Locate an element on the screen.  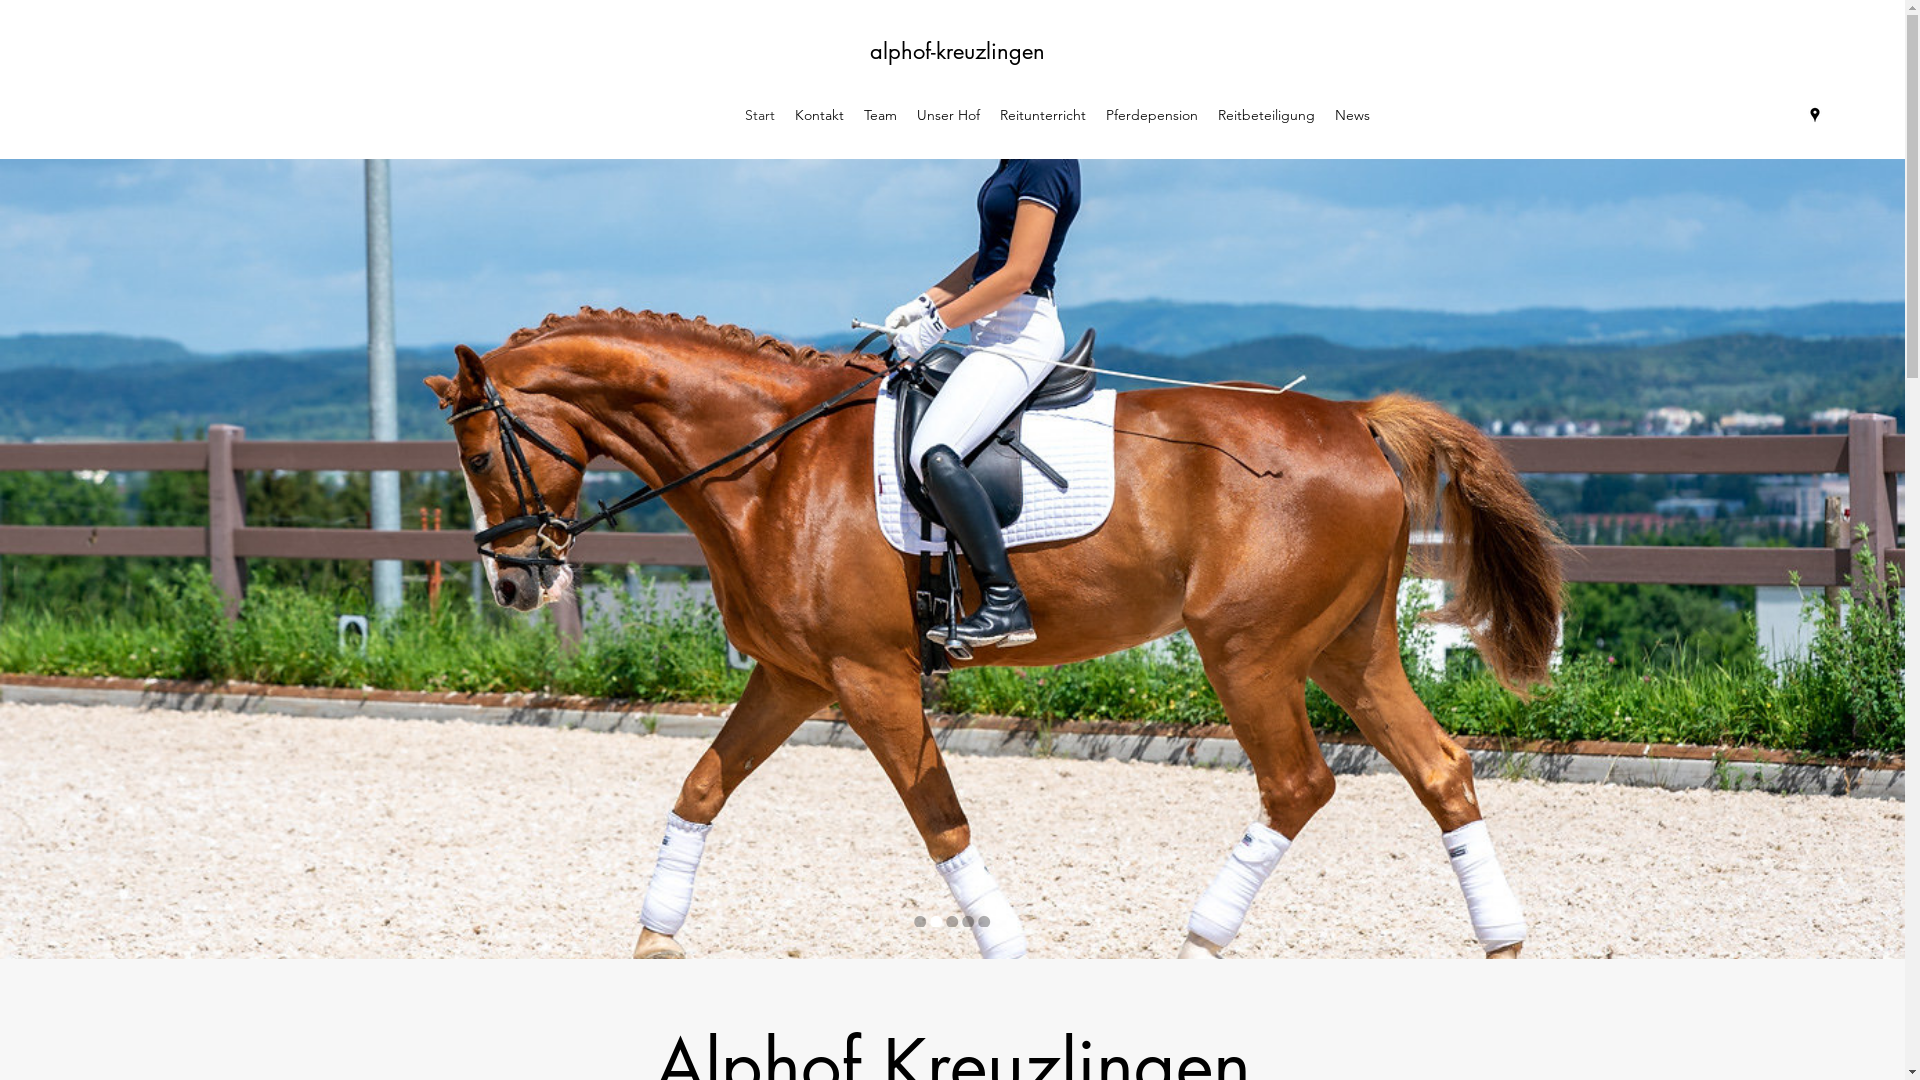
'Pferdepension' is located at coordinates (1152, 115).